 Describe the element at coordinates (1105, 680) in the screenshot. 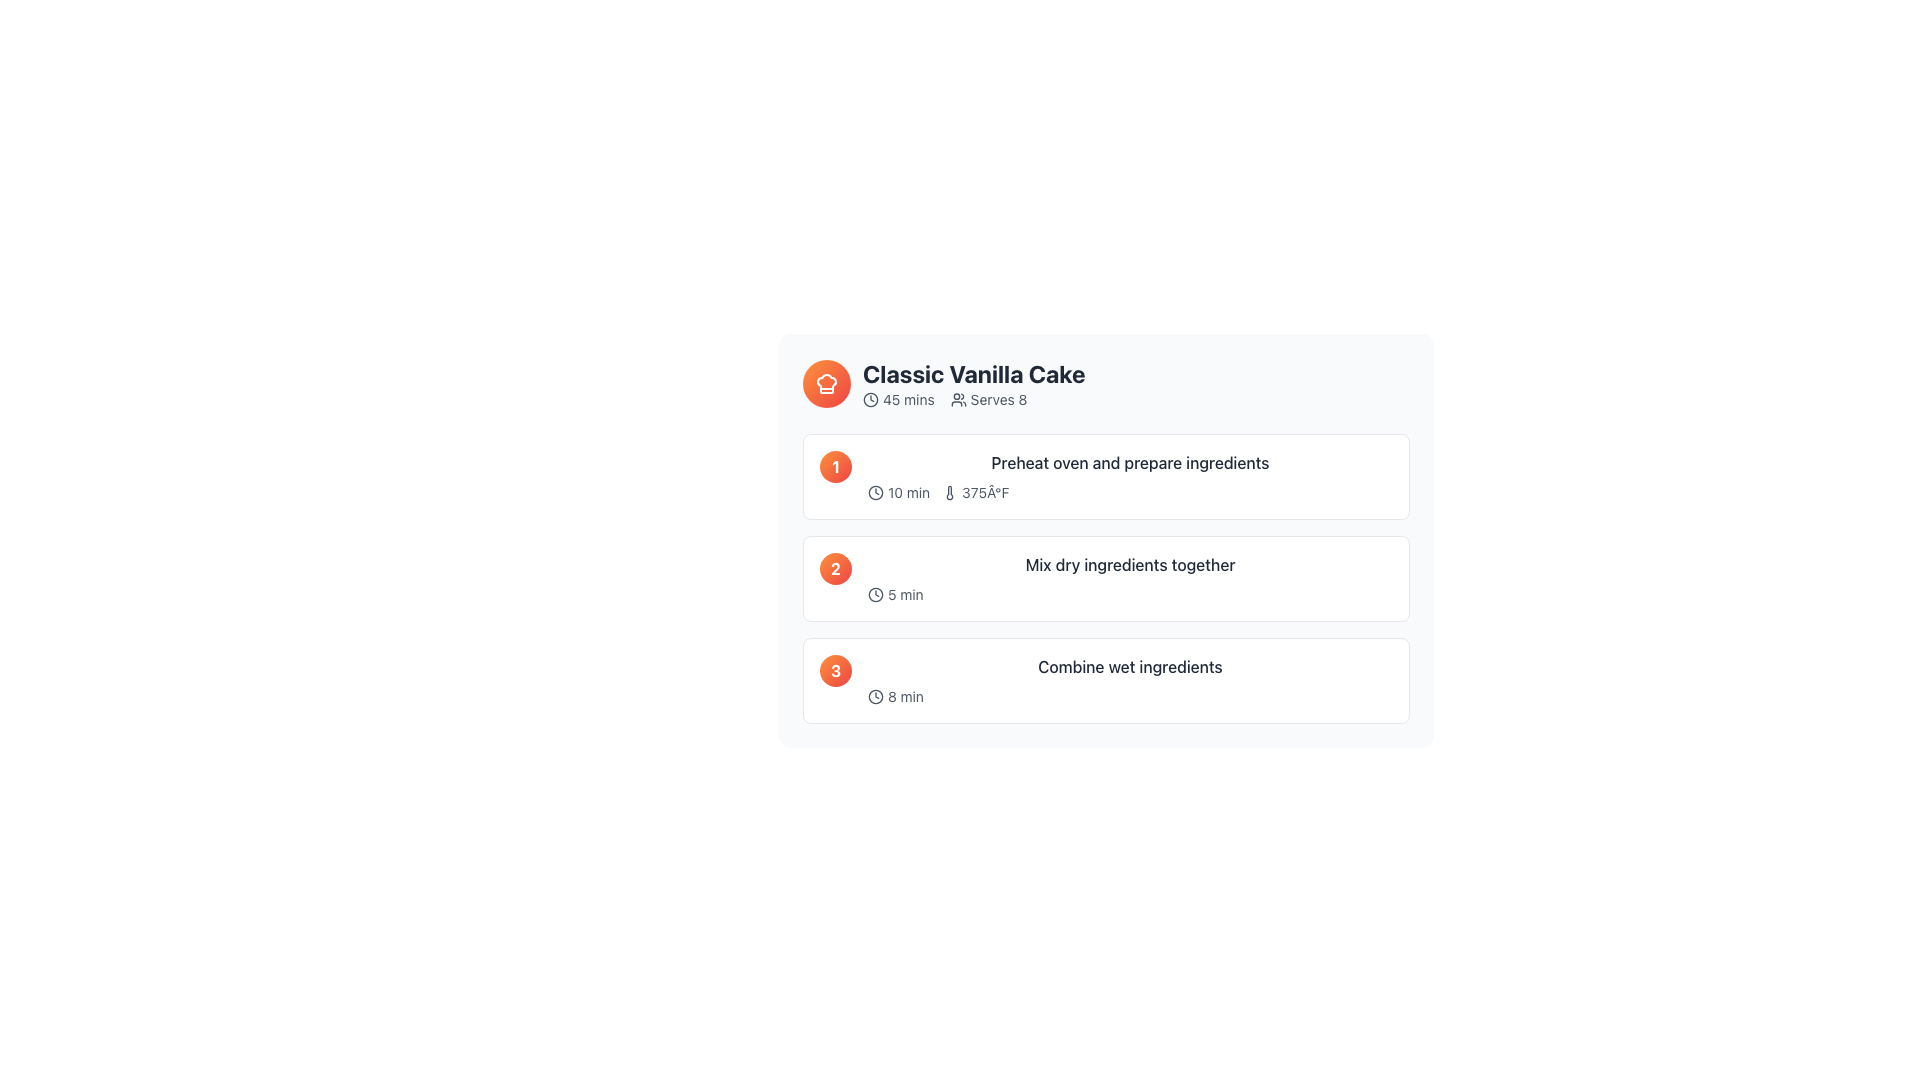

I see `the third step in the recipe list, which is located within a white card below the 'Classic Vanilla Cake' title` at that location.